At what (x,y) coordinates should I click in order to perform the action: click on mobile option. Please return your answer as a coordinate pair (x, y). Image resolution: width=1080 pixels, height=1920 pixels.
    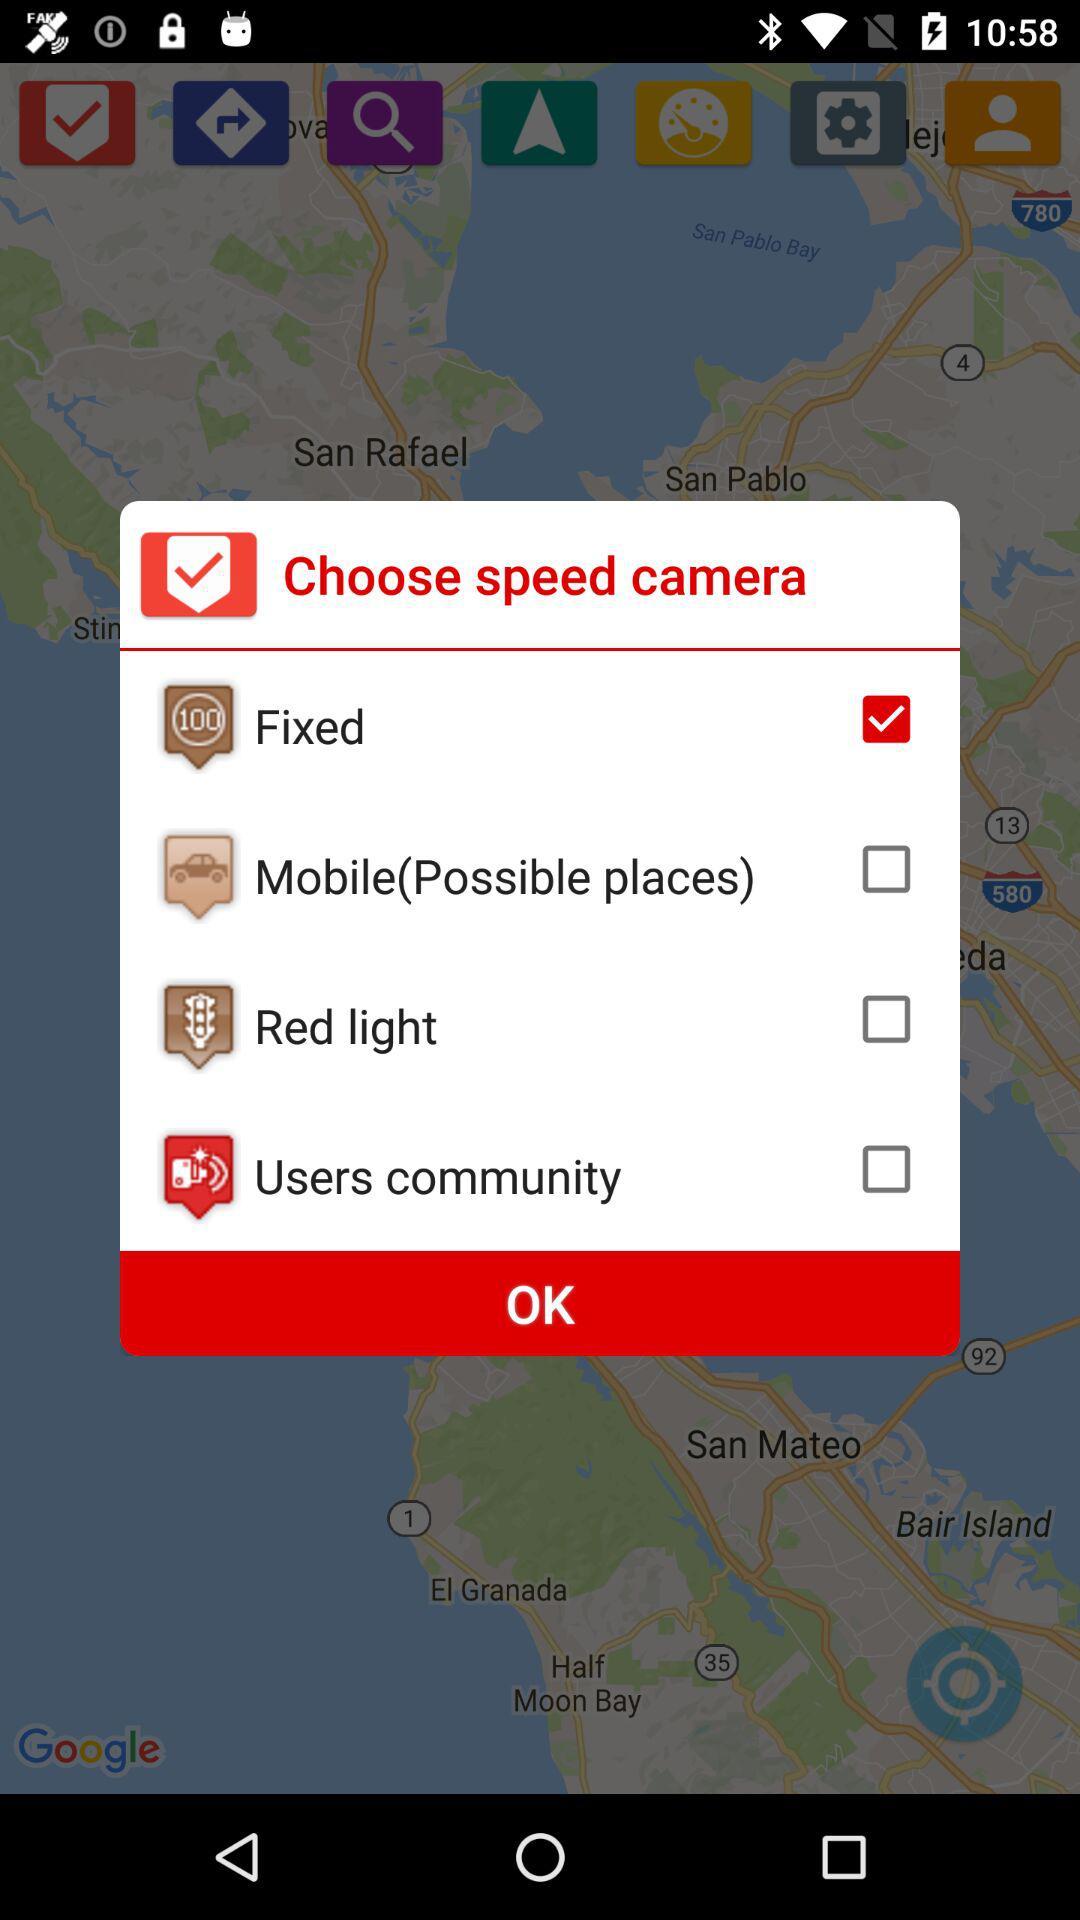
    Looking at the image, I should click on (198, 875).